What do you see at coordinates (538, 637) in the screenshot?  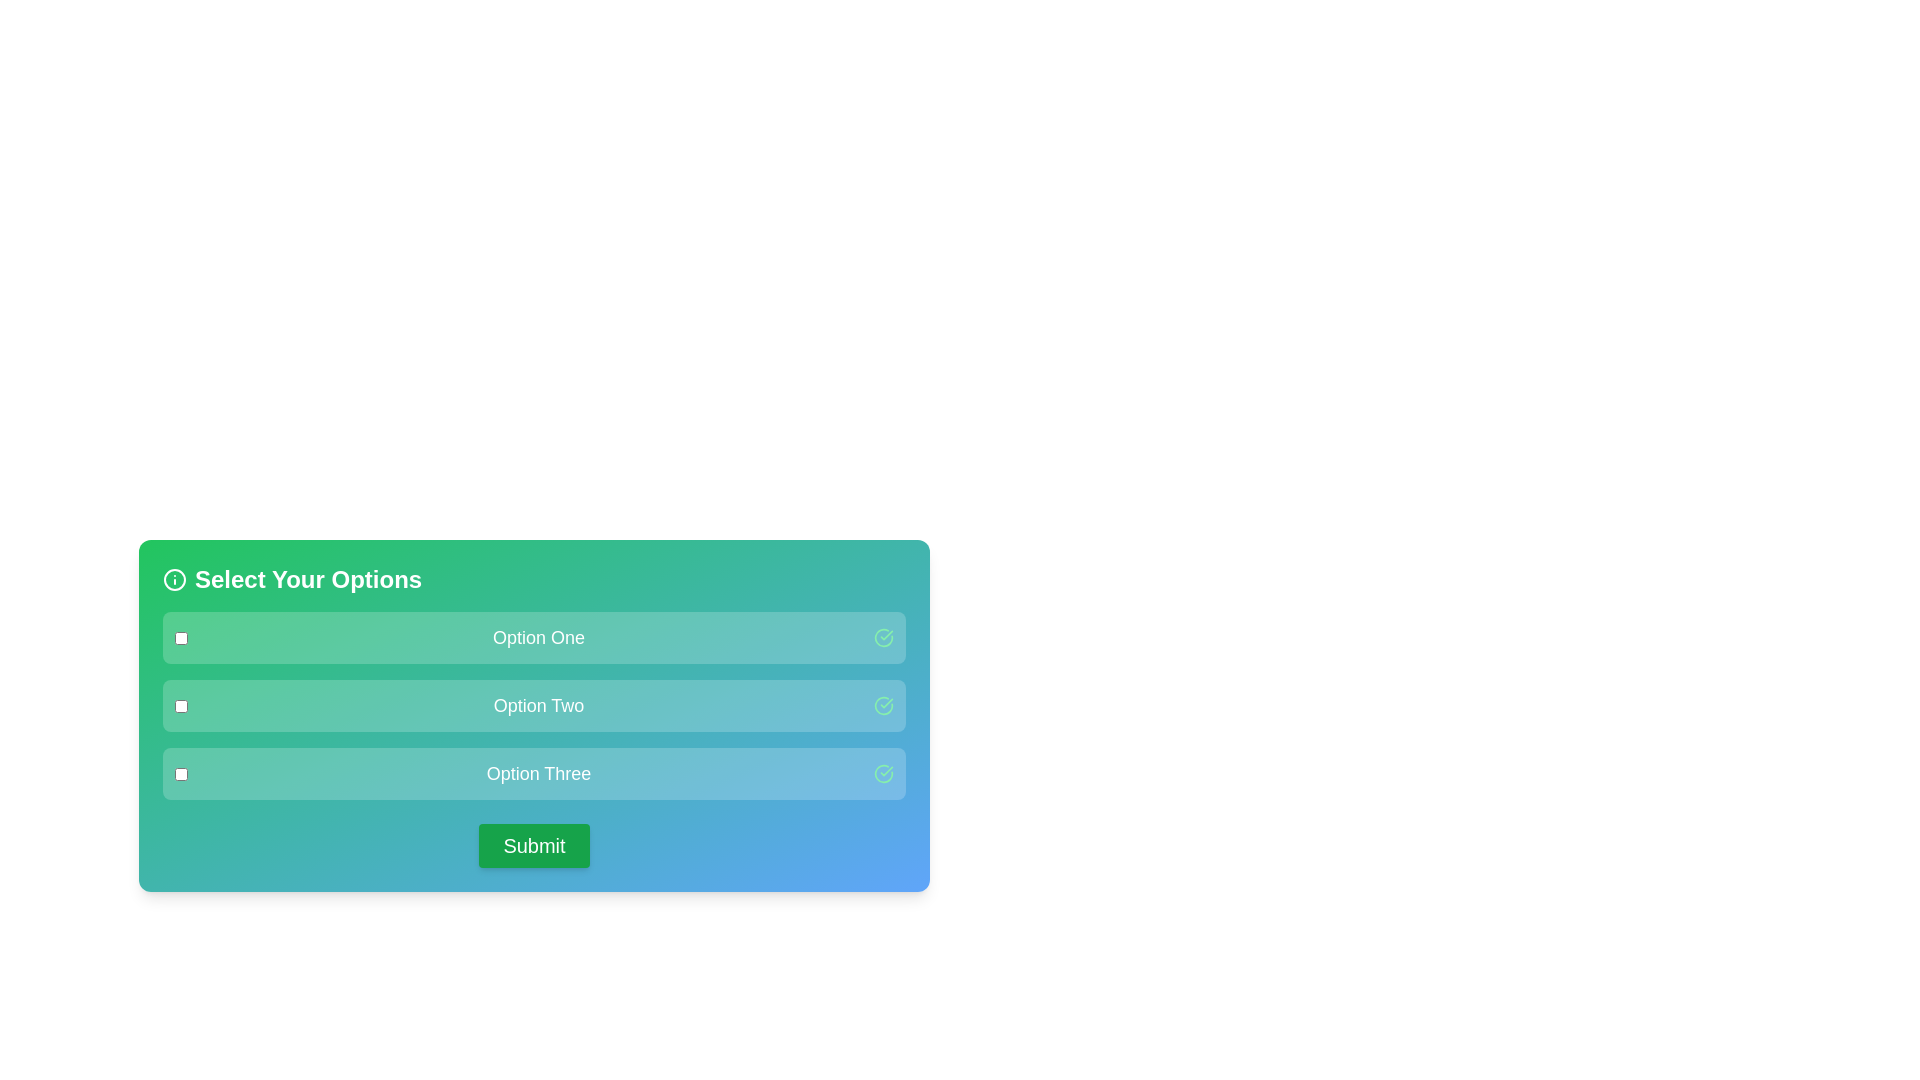 I see `the label of the option Option One` at bounding box center [538, 637].